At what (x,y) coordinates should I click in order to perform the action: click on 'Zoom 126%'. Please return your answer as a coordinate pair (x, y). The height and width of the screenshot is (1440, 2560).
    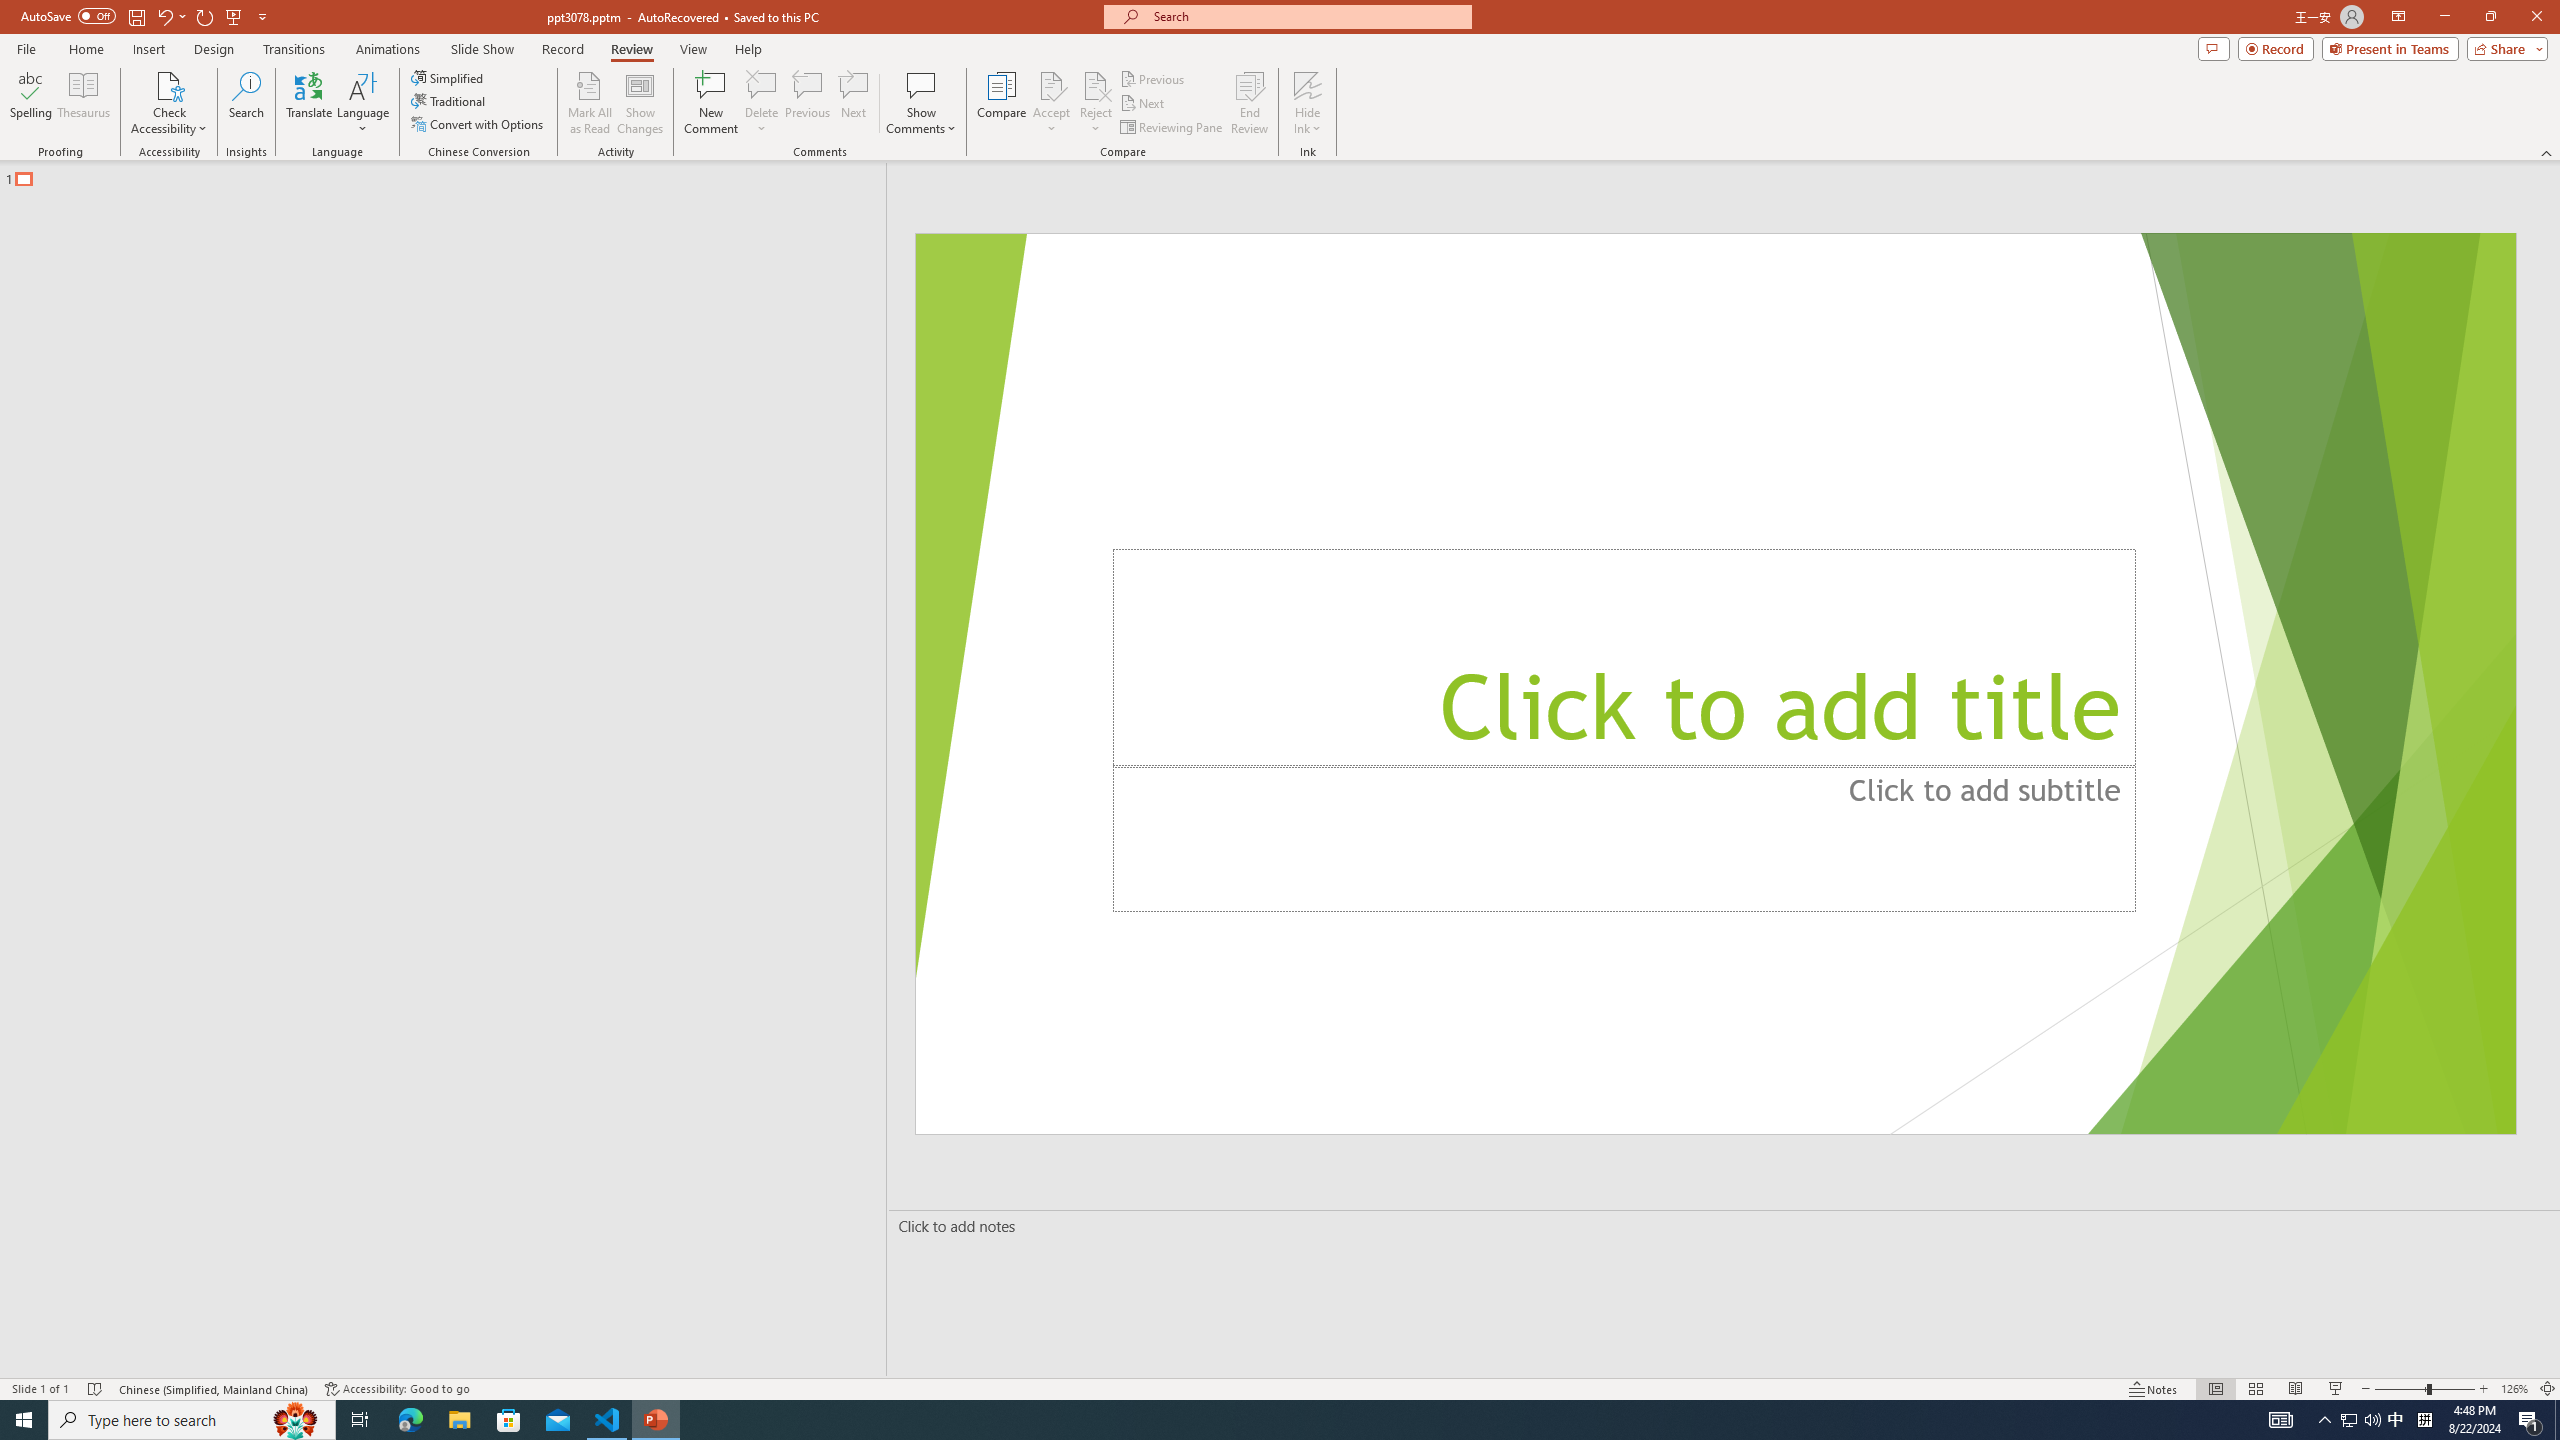
    Looking at the image, I should click on (2515, 1389).